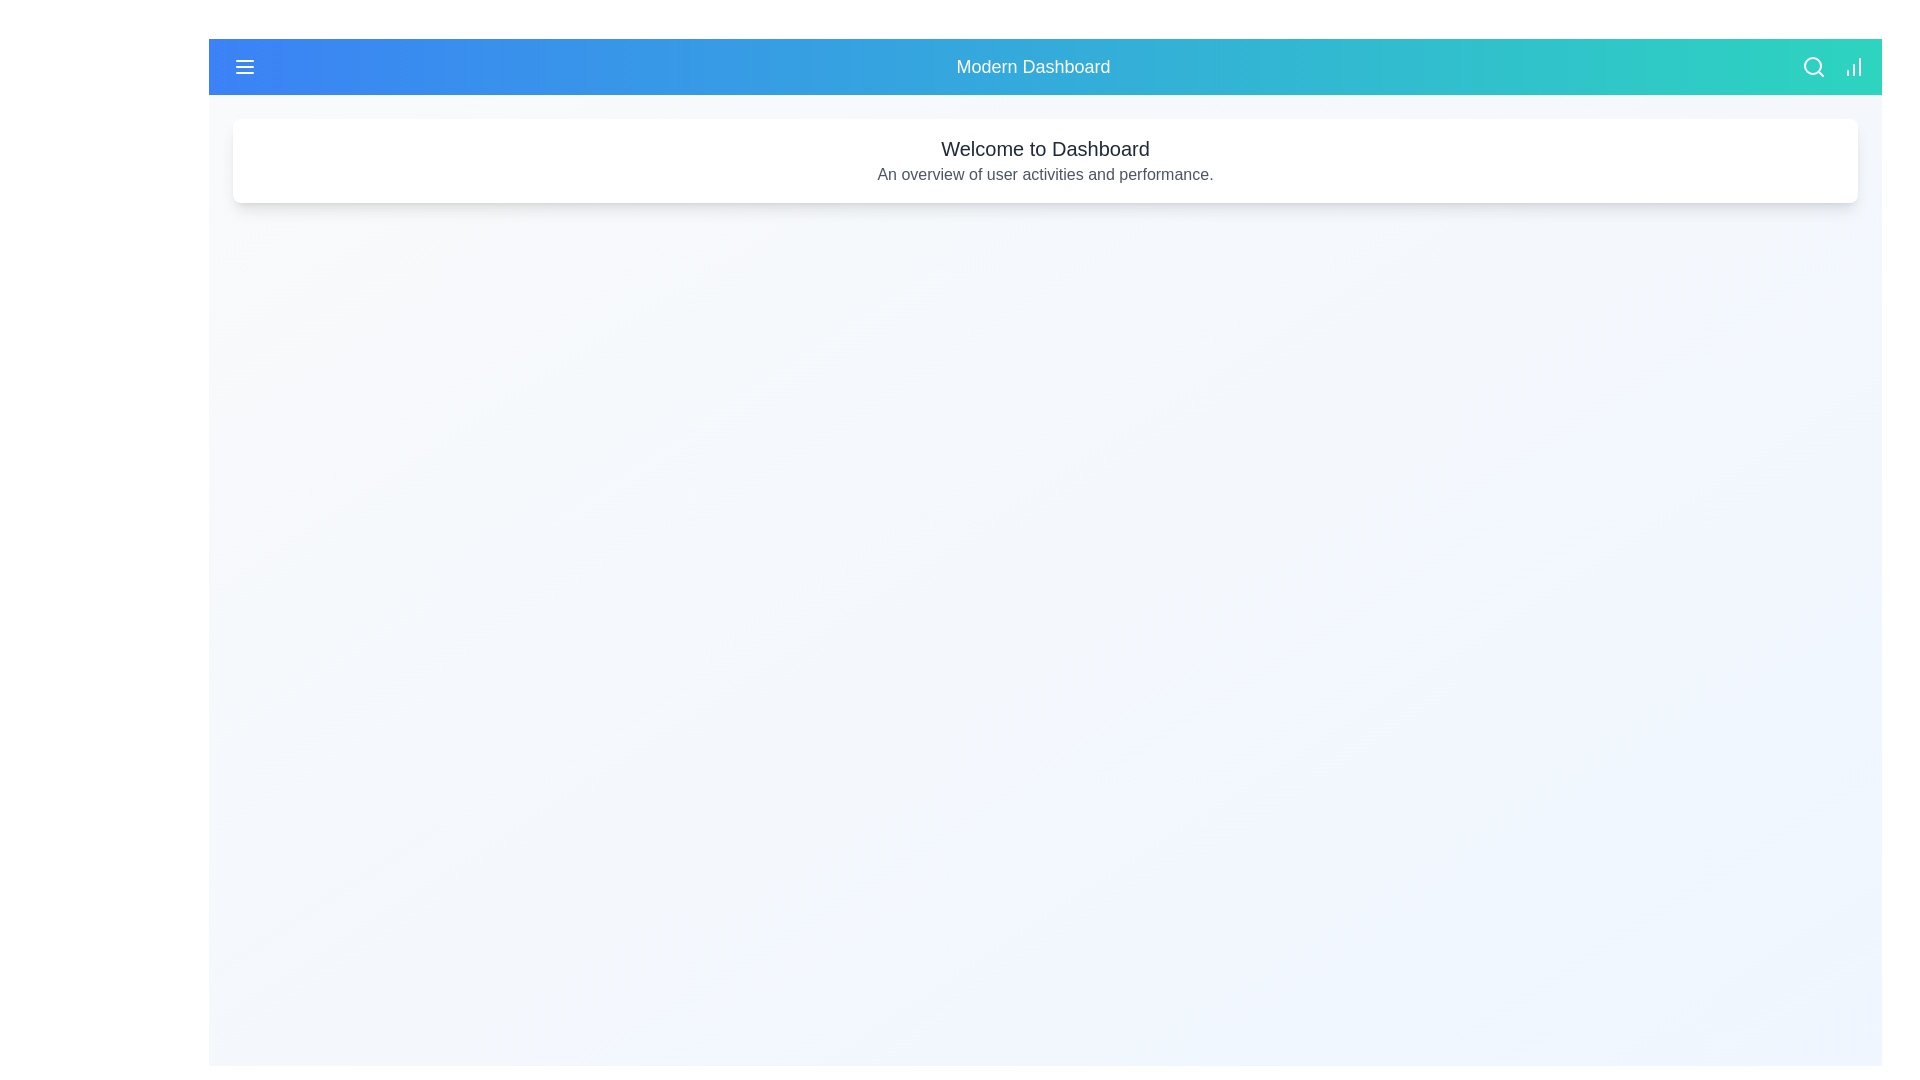 The height and width of the screenshot is (1080, 1920). I want to click on the bar chart icon to view analytics, so click(1852, 65).